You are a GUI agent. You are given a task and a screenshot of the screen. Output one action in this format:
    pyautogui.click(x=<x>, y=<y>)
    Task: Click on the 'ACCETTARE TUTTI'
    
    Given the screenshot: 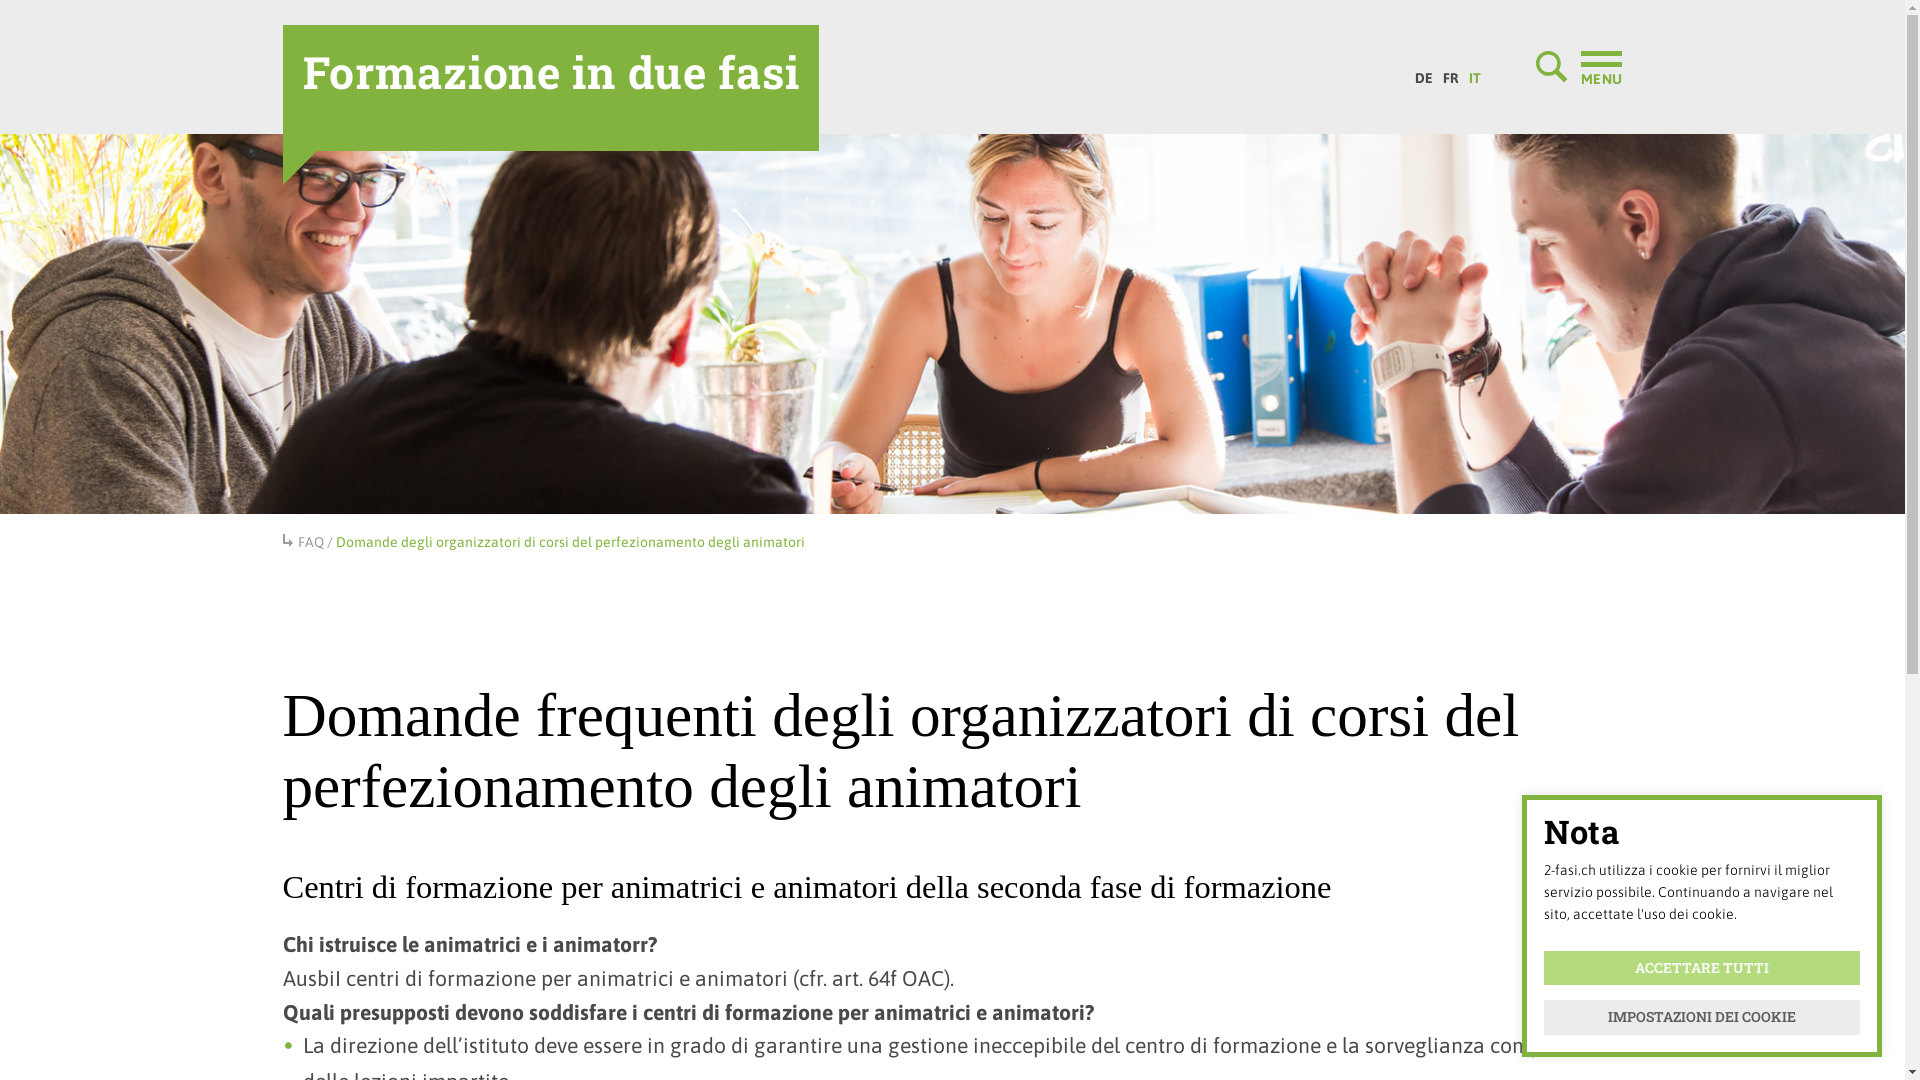 What is the action you would take?
    pyautogui.click(x=1701, y=967)
    